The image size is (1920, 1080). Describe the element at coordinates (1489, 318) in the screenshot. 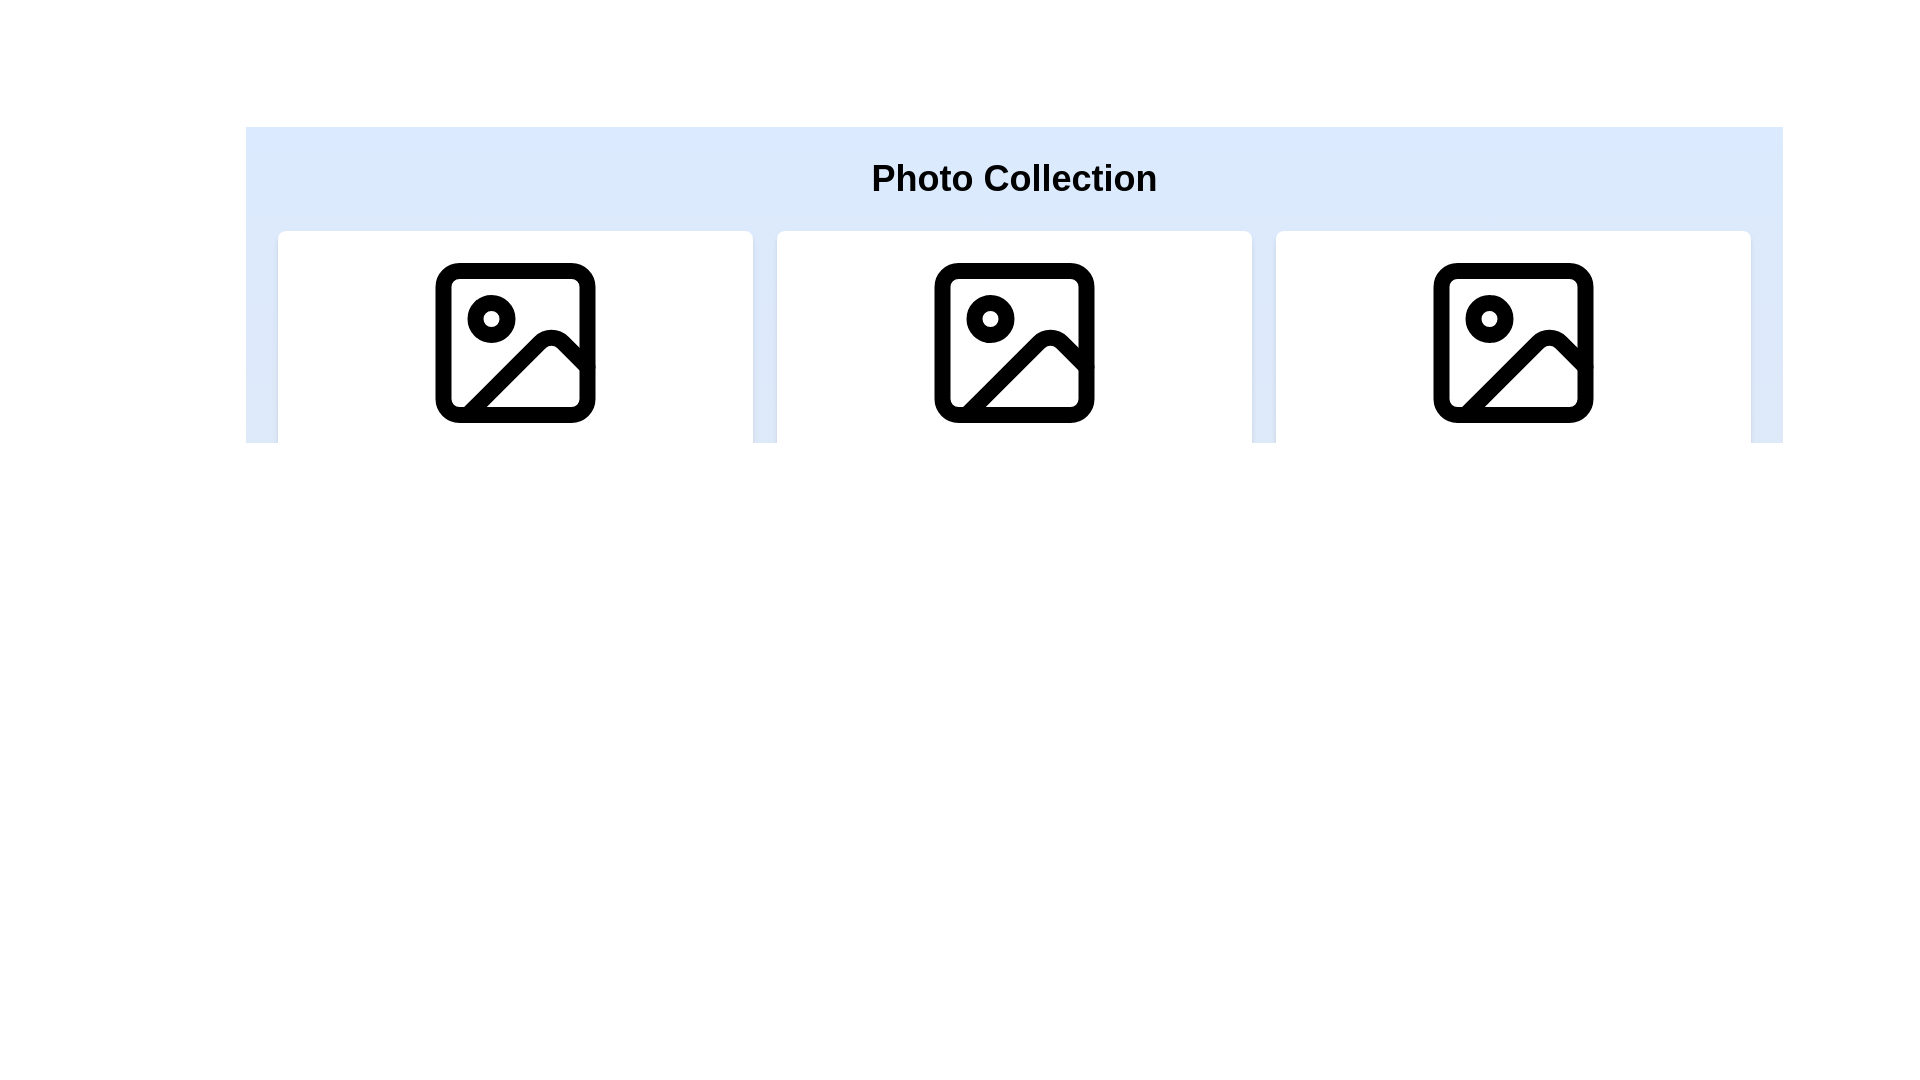

I see `the small circular shape with a white center and black outline, which is a sub-component of the third image icon in a row of three similar icons` at that location.